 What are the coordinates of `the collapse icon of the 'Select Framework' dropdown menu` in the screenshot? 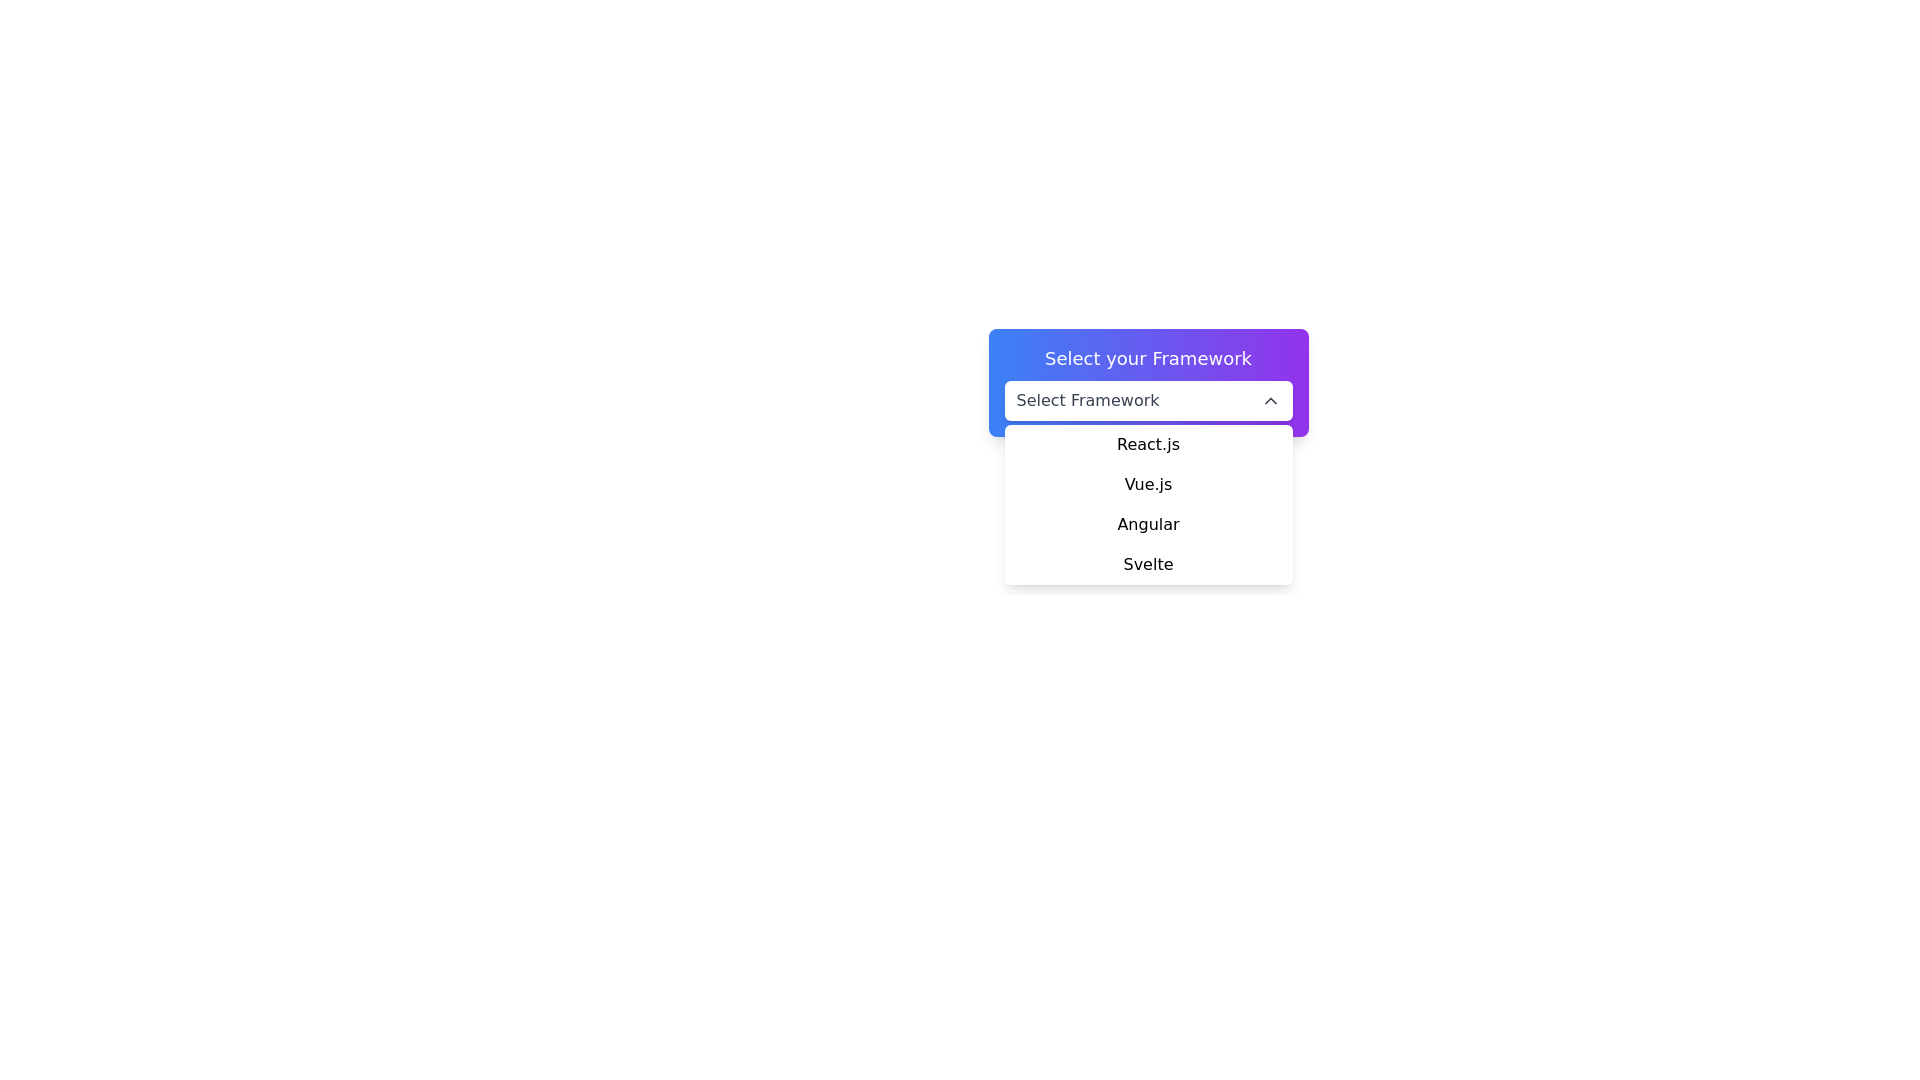 It's located at (1269, 401).